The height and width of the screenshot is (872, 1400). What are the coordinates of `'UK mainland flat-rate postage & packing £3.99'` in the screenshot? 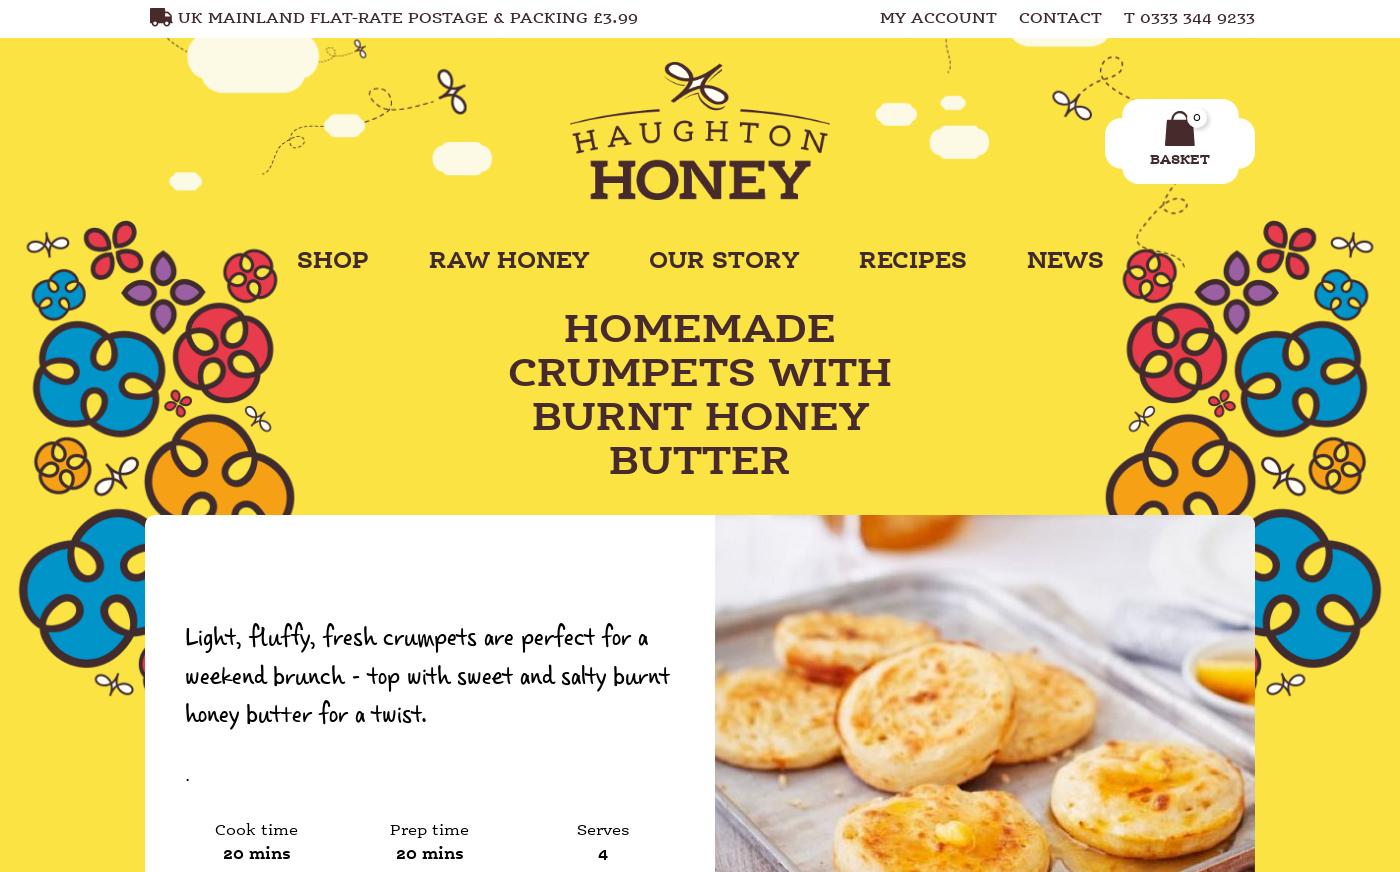 It's located at (176, 18).